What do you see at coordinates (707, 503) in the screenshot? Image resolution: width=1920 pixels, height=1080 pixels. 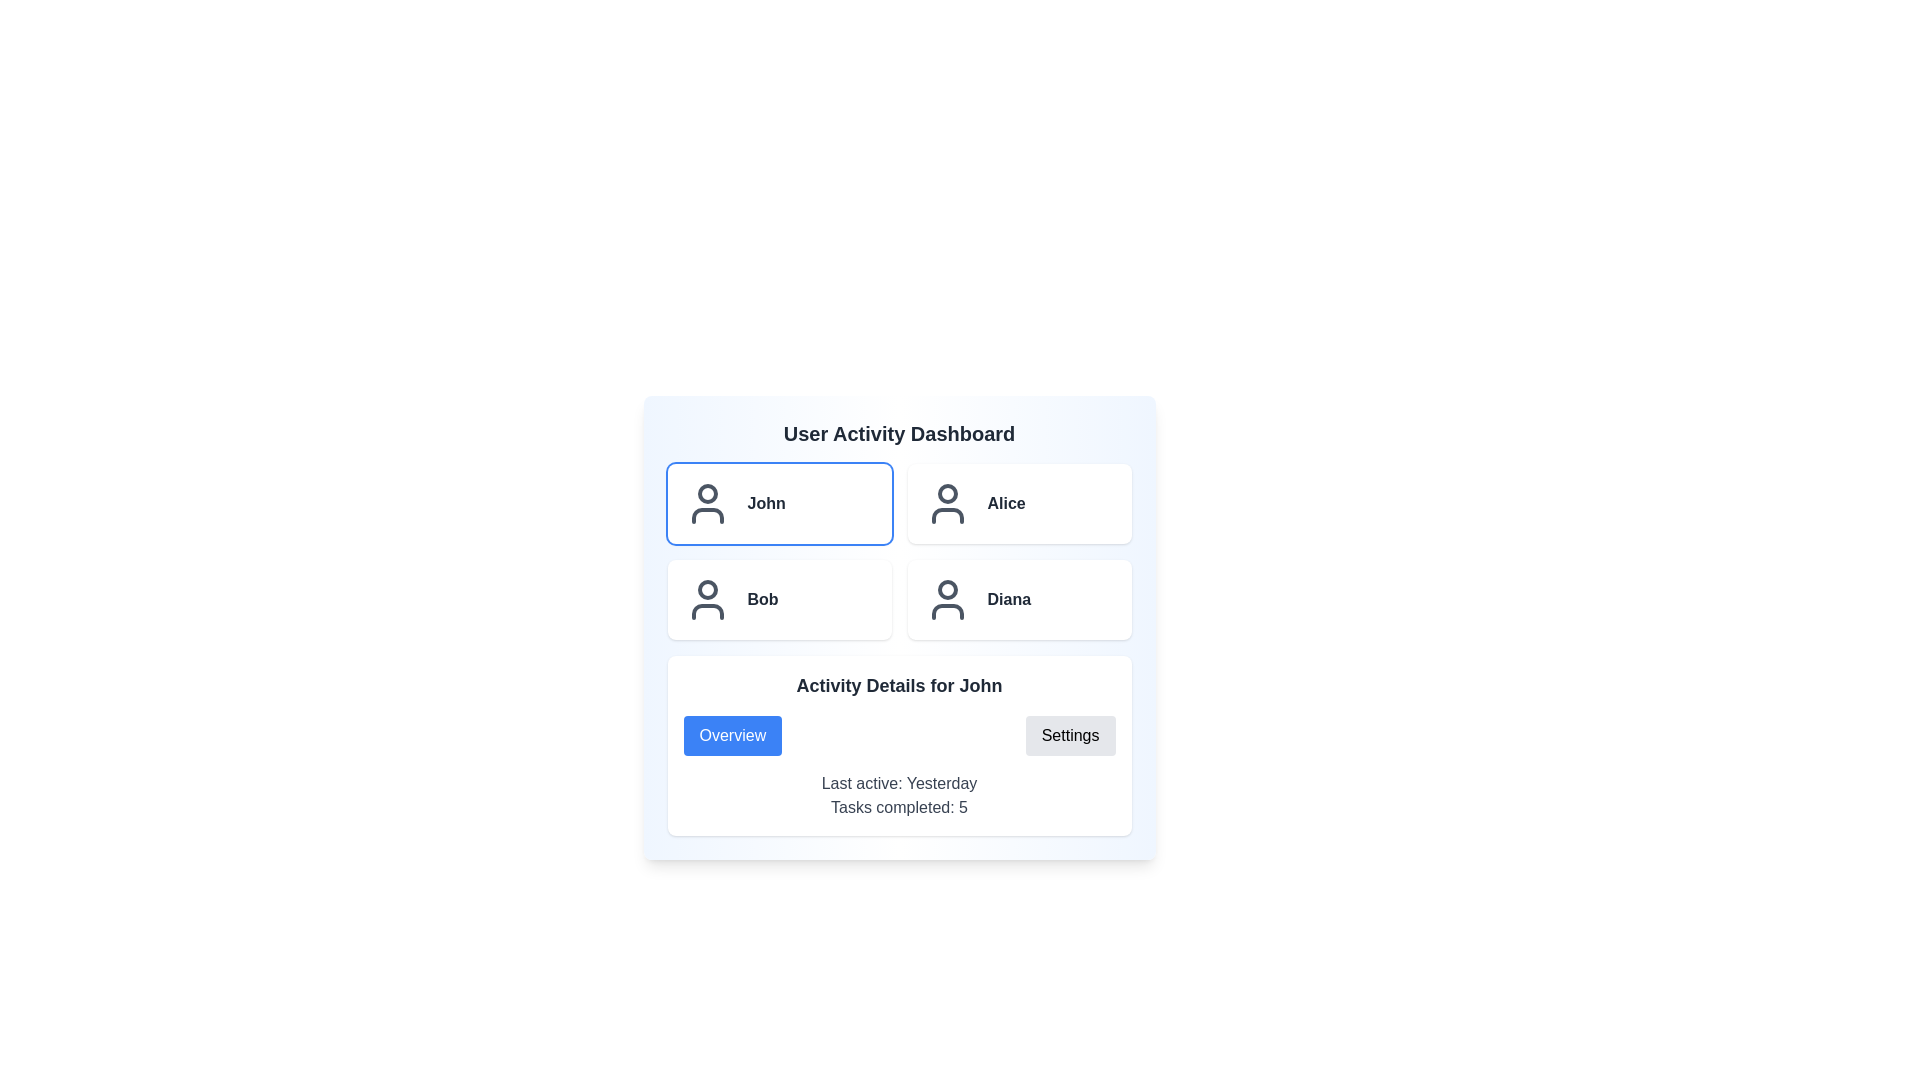 I see `the profile icon representing 'John' in the user activity dashboard, which is a minimalist gray person icon located in the upper left corner of the section` at bounding box center [707, 503].